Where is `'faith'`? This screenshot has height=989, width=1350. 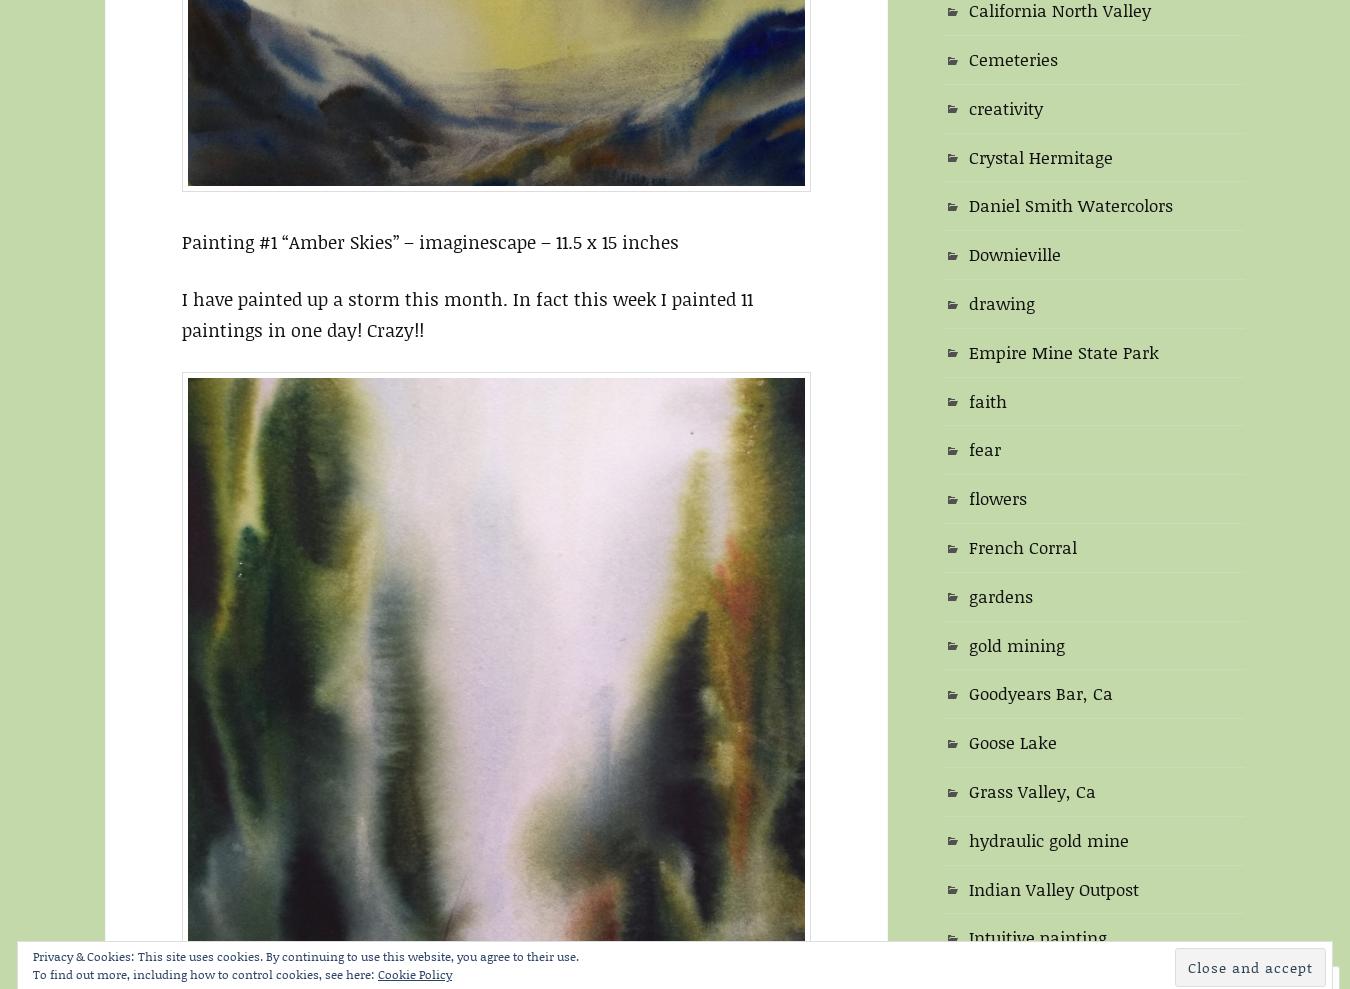 'faith' is located at coordinates (968, 399).